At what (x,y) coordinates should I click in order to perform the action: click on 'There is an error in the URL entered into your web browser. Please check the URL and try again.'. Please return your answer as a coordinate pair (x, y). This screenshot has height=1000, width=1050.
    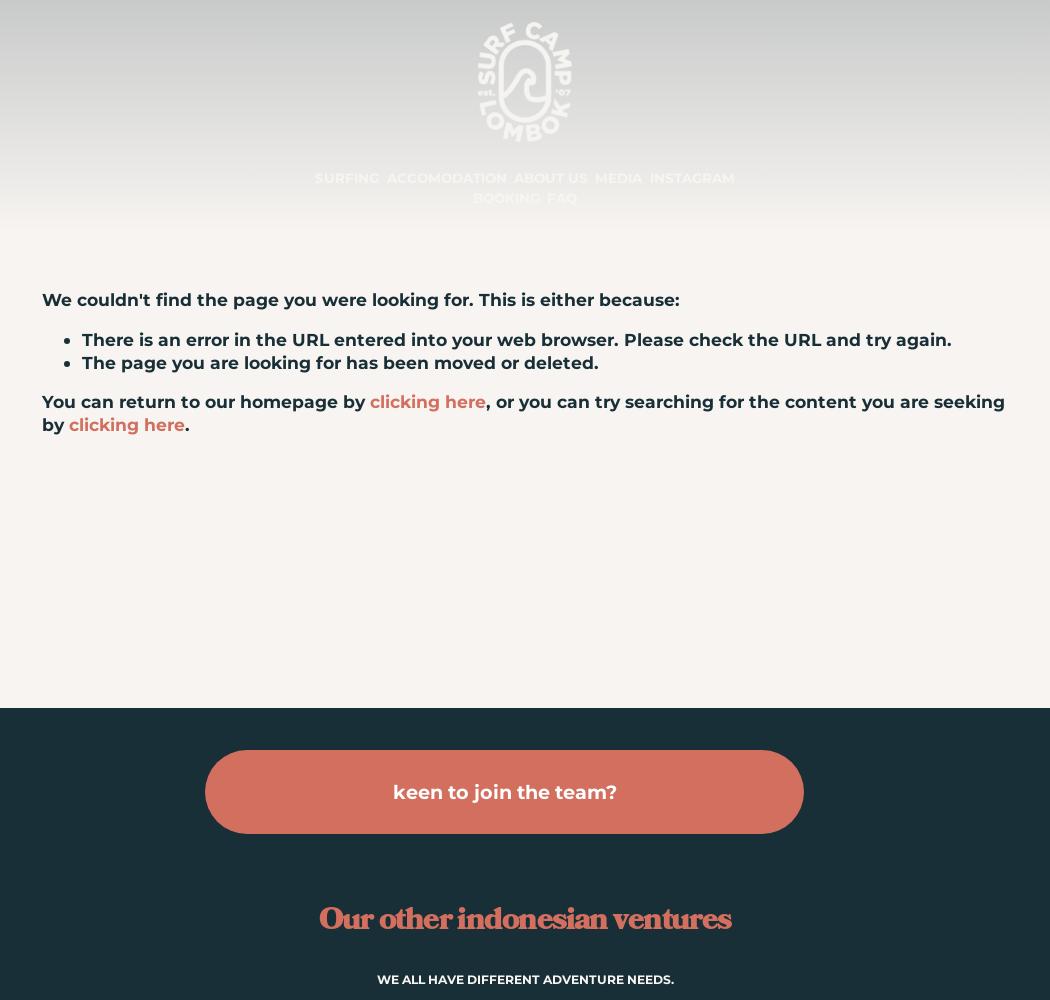
    Looking at the image, I should click on (82, 338).